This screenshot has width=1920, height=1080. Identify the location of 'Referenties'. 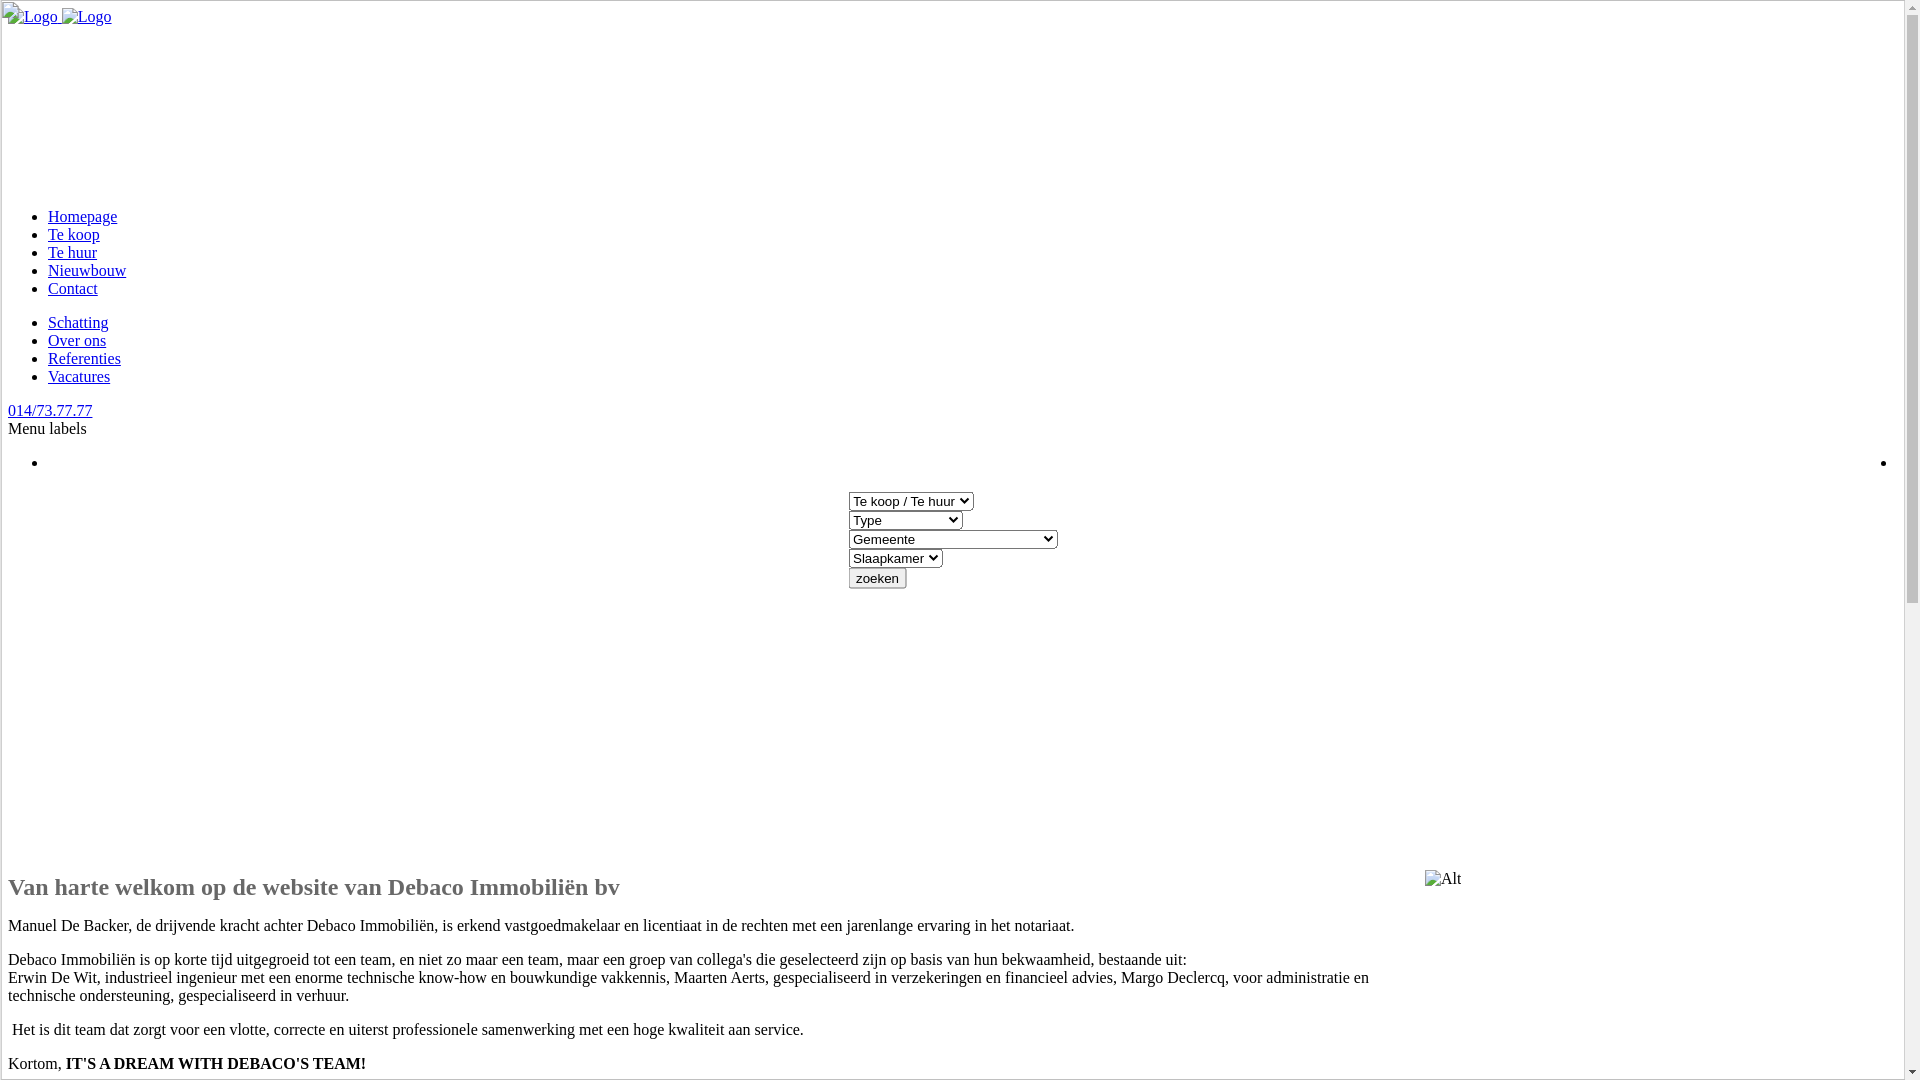
(83, 357).